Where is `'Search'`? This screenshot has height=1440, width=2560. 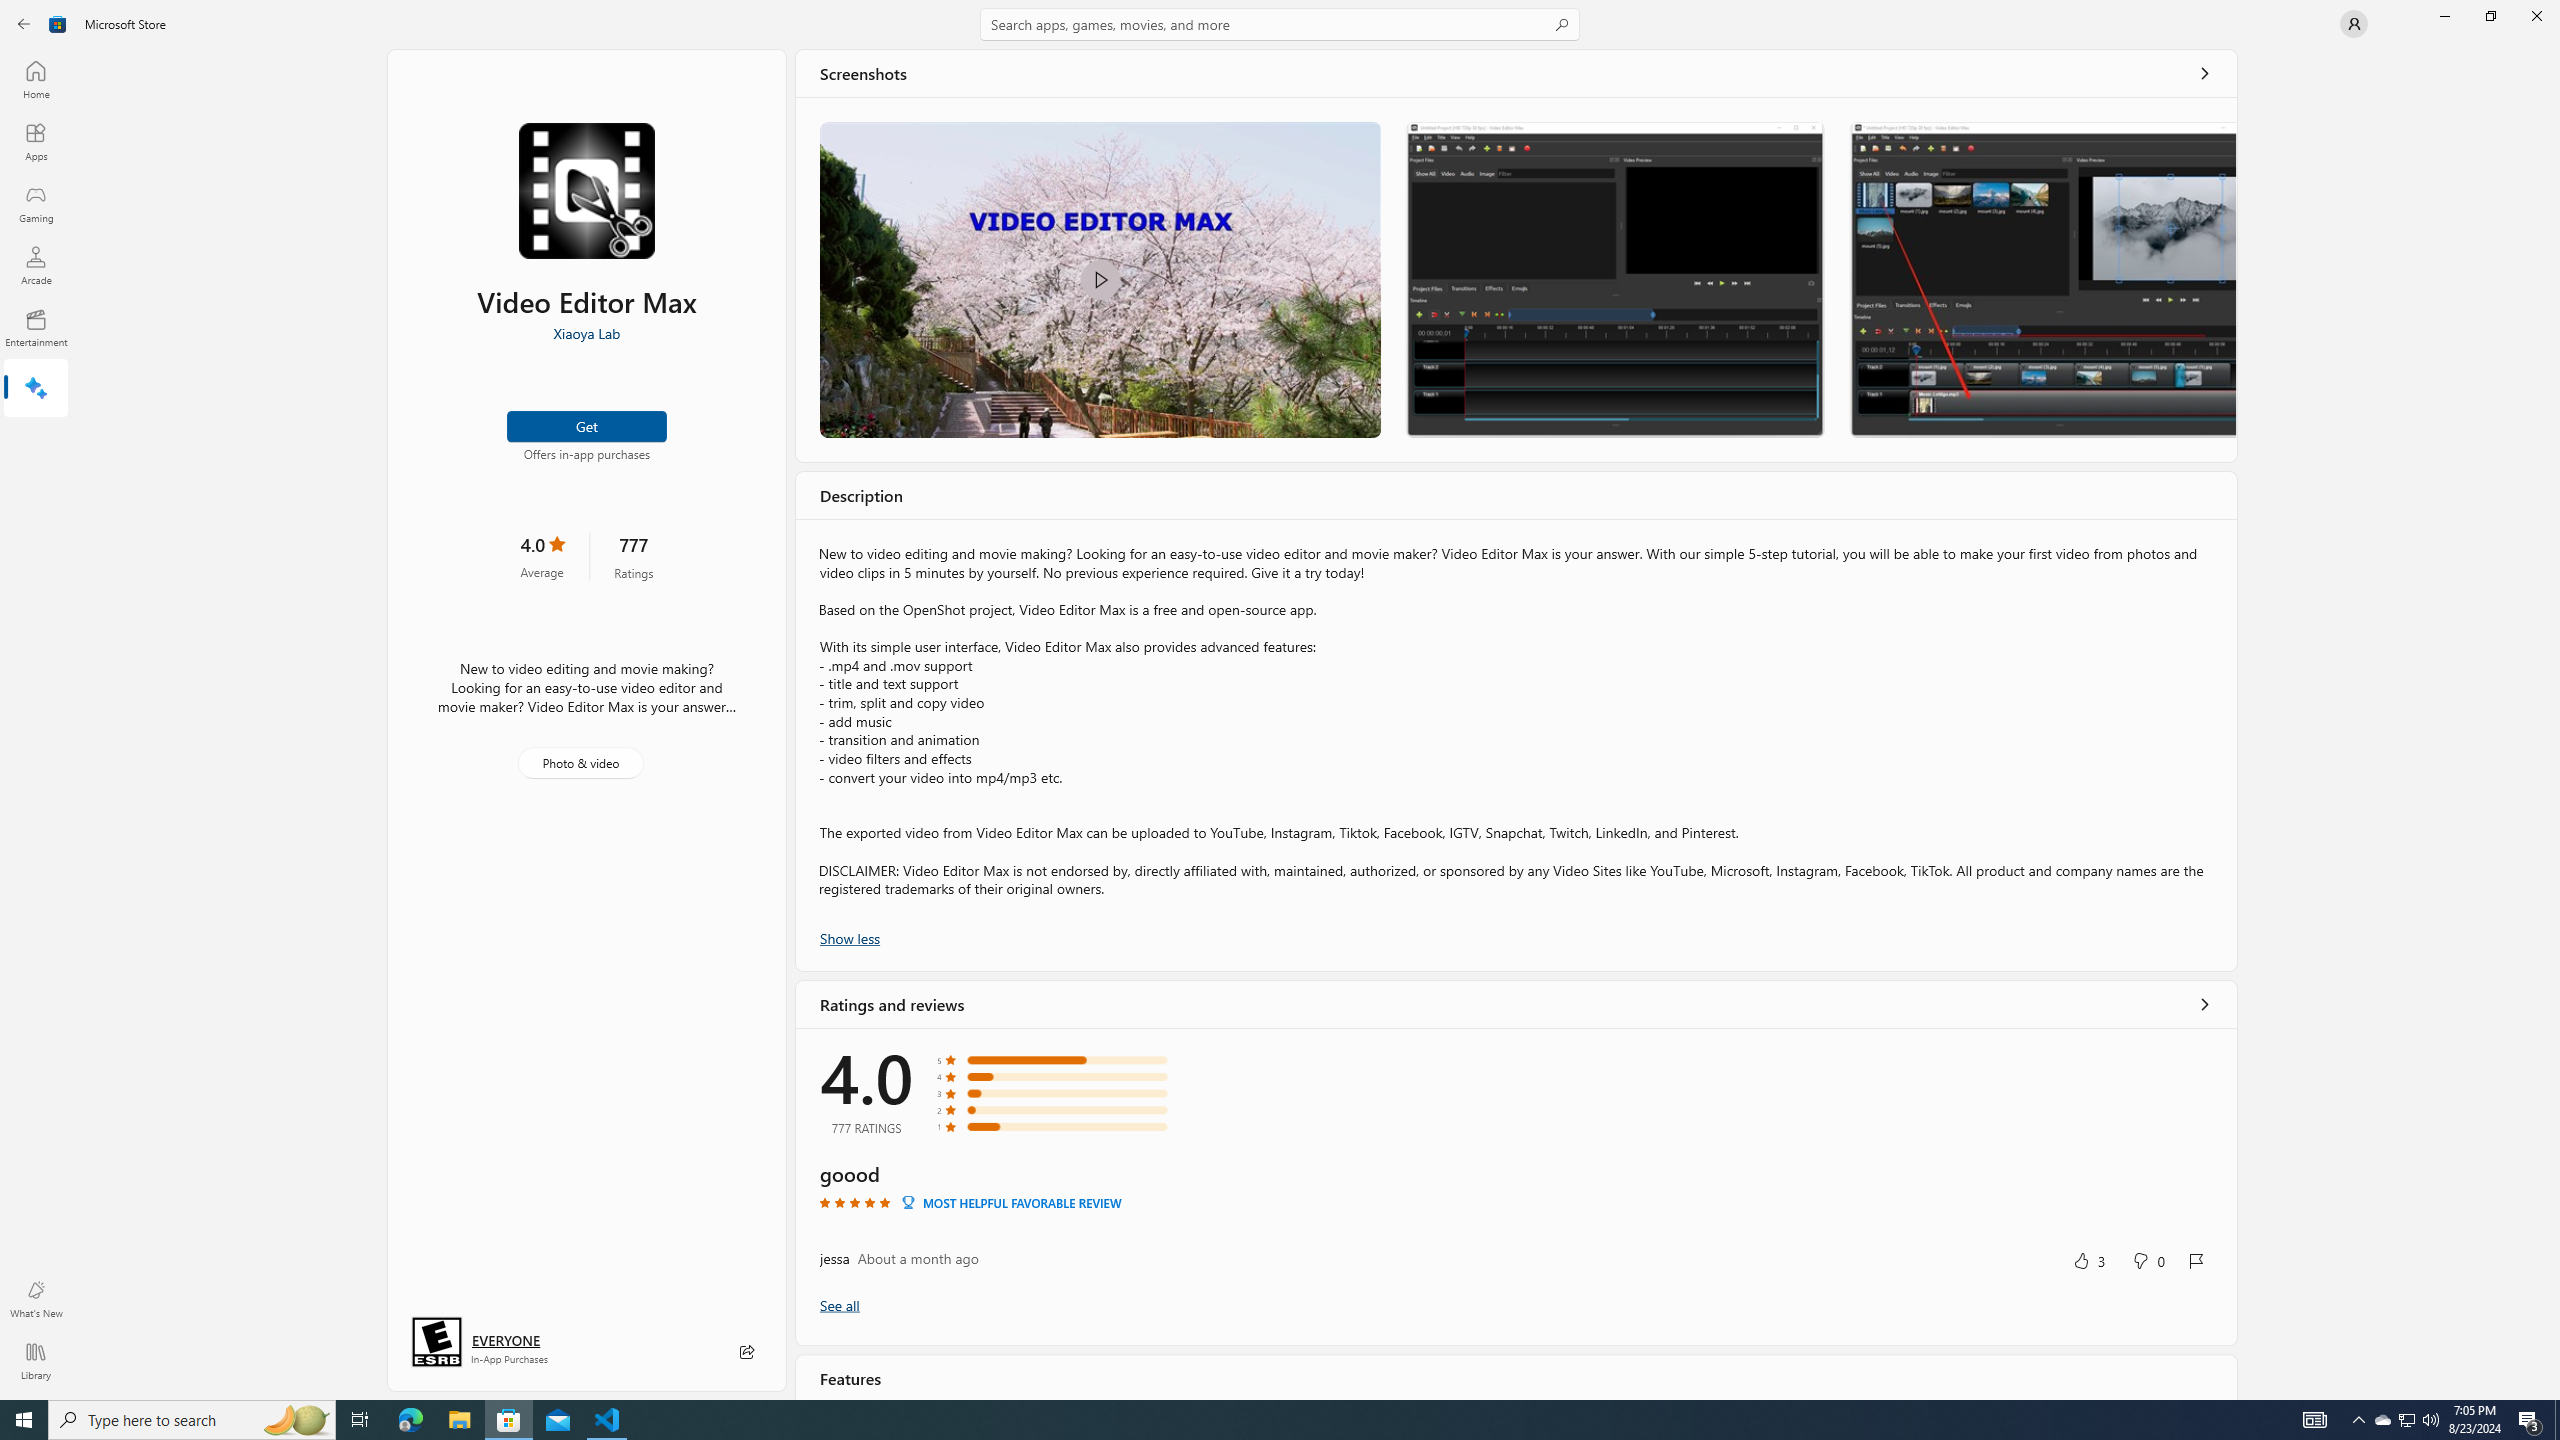 'Search' is located at coordinates (1280, 23).